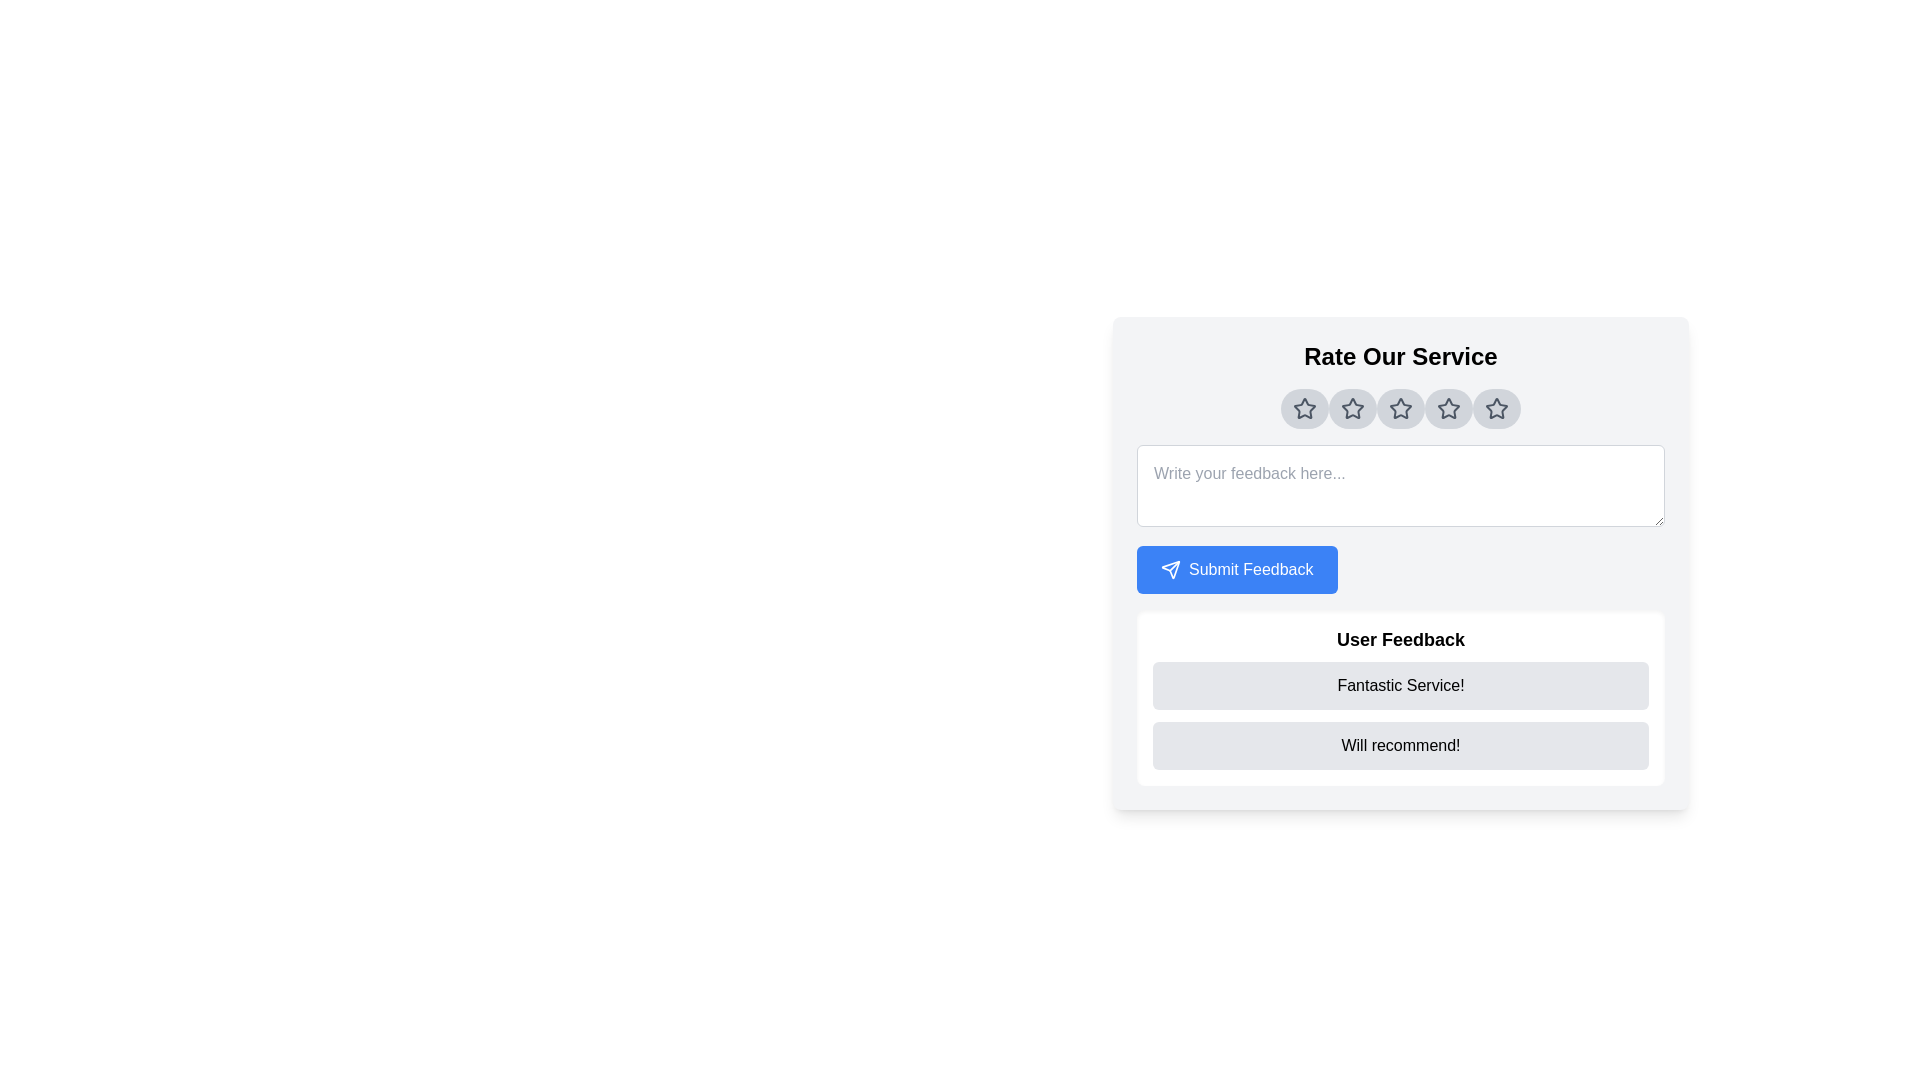 The image size is (1920, 1080). I want to click on the fifth star icon in the rating section, so click(1497, 407).